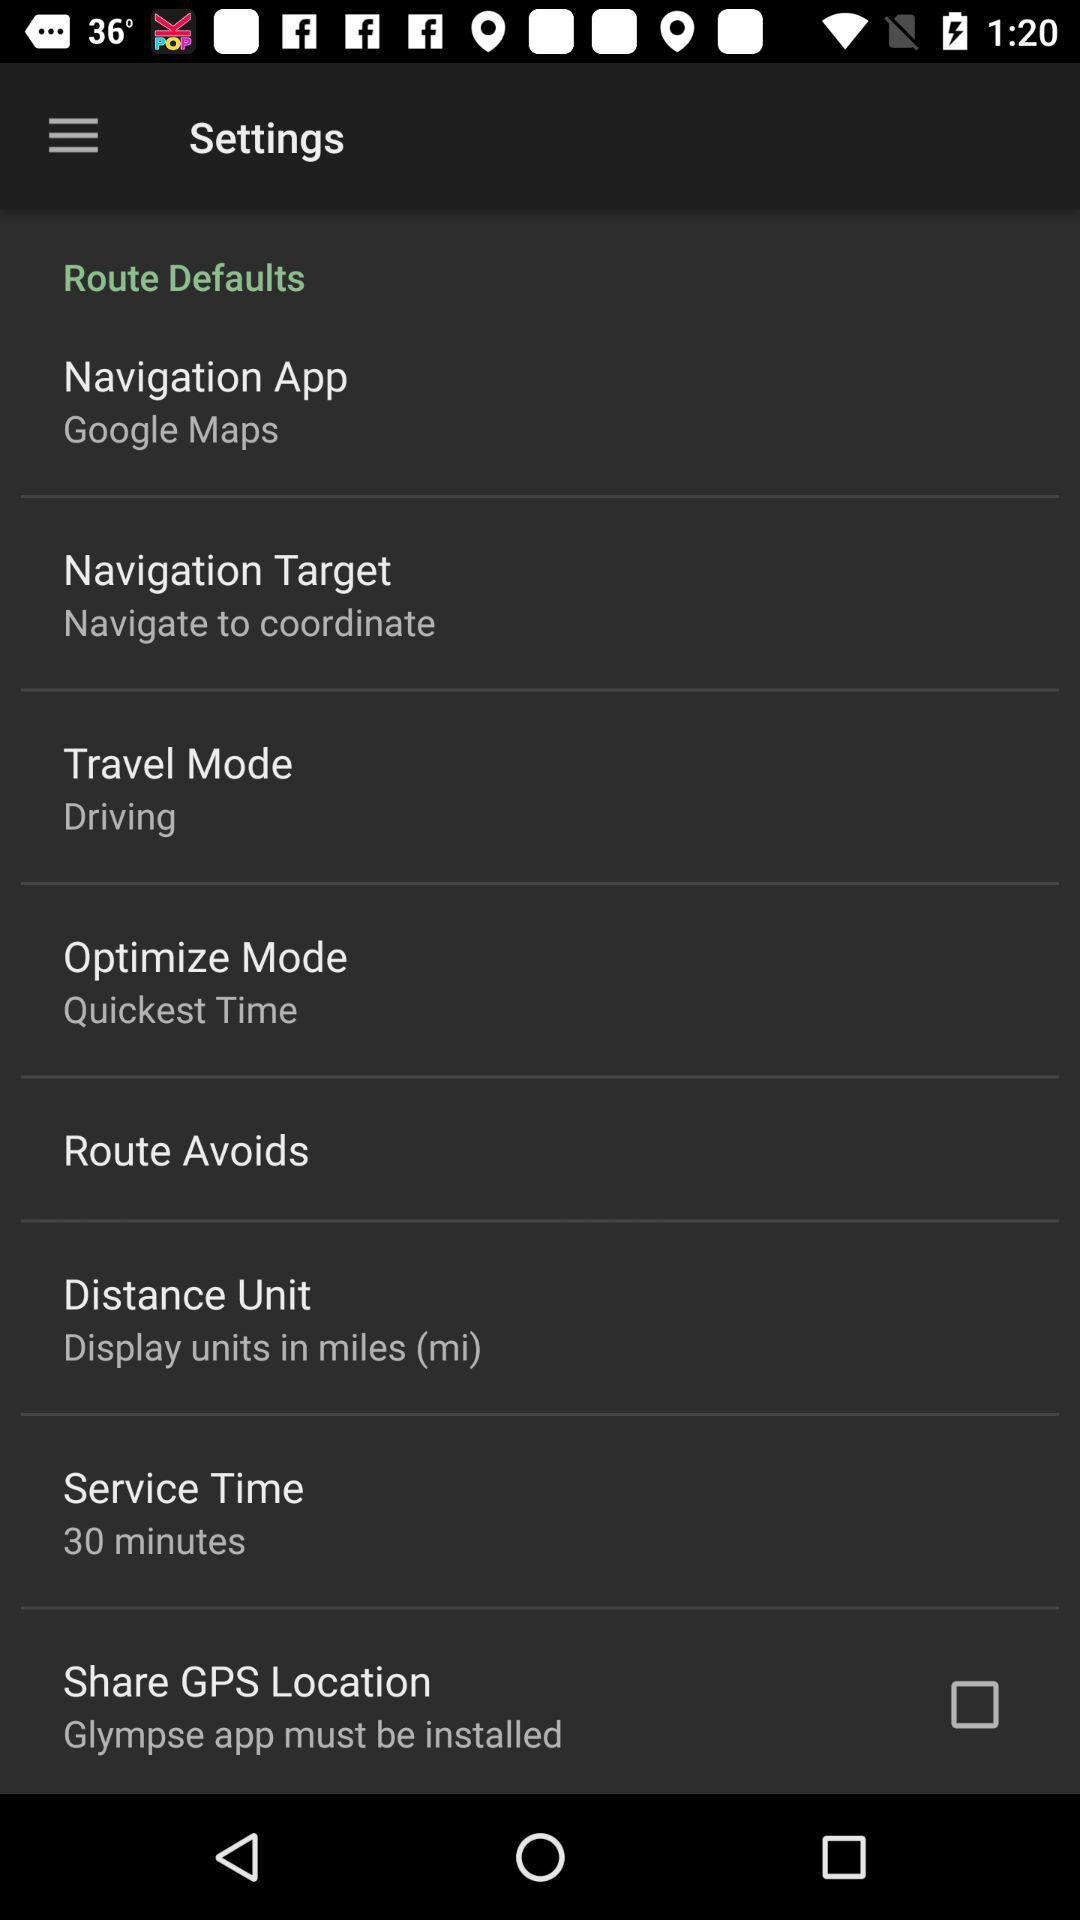  I want to click on glympse app must, so click(313, 1732).